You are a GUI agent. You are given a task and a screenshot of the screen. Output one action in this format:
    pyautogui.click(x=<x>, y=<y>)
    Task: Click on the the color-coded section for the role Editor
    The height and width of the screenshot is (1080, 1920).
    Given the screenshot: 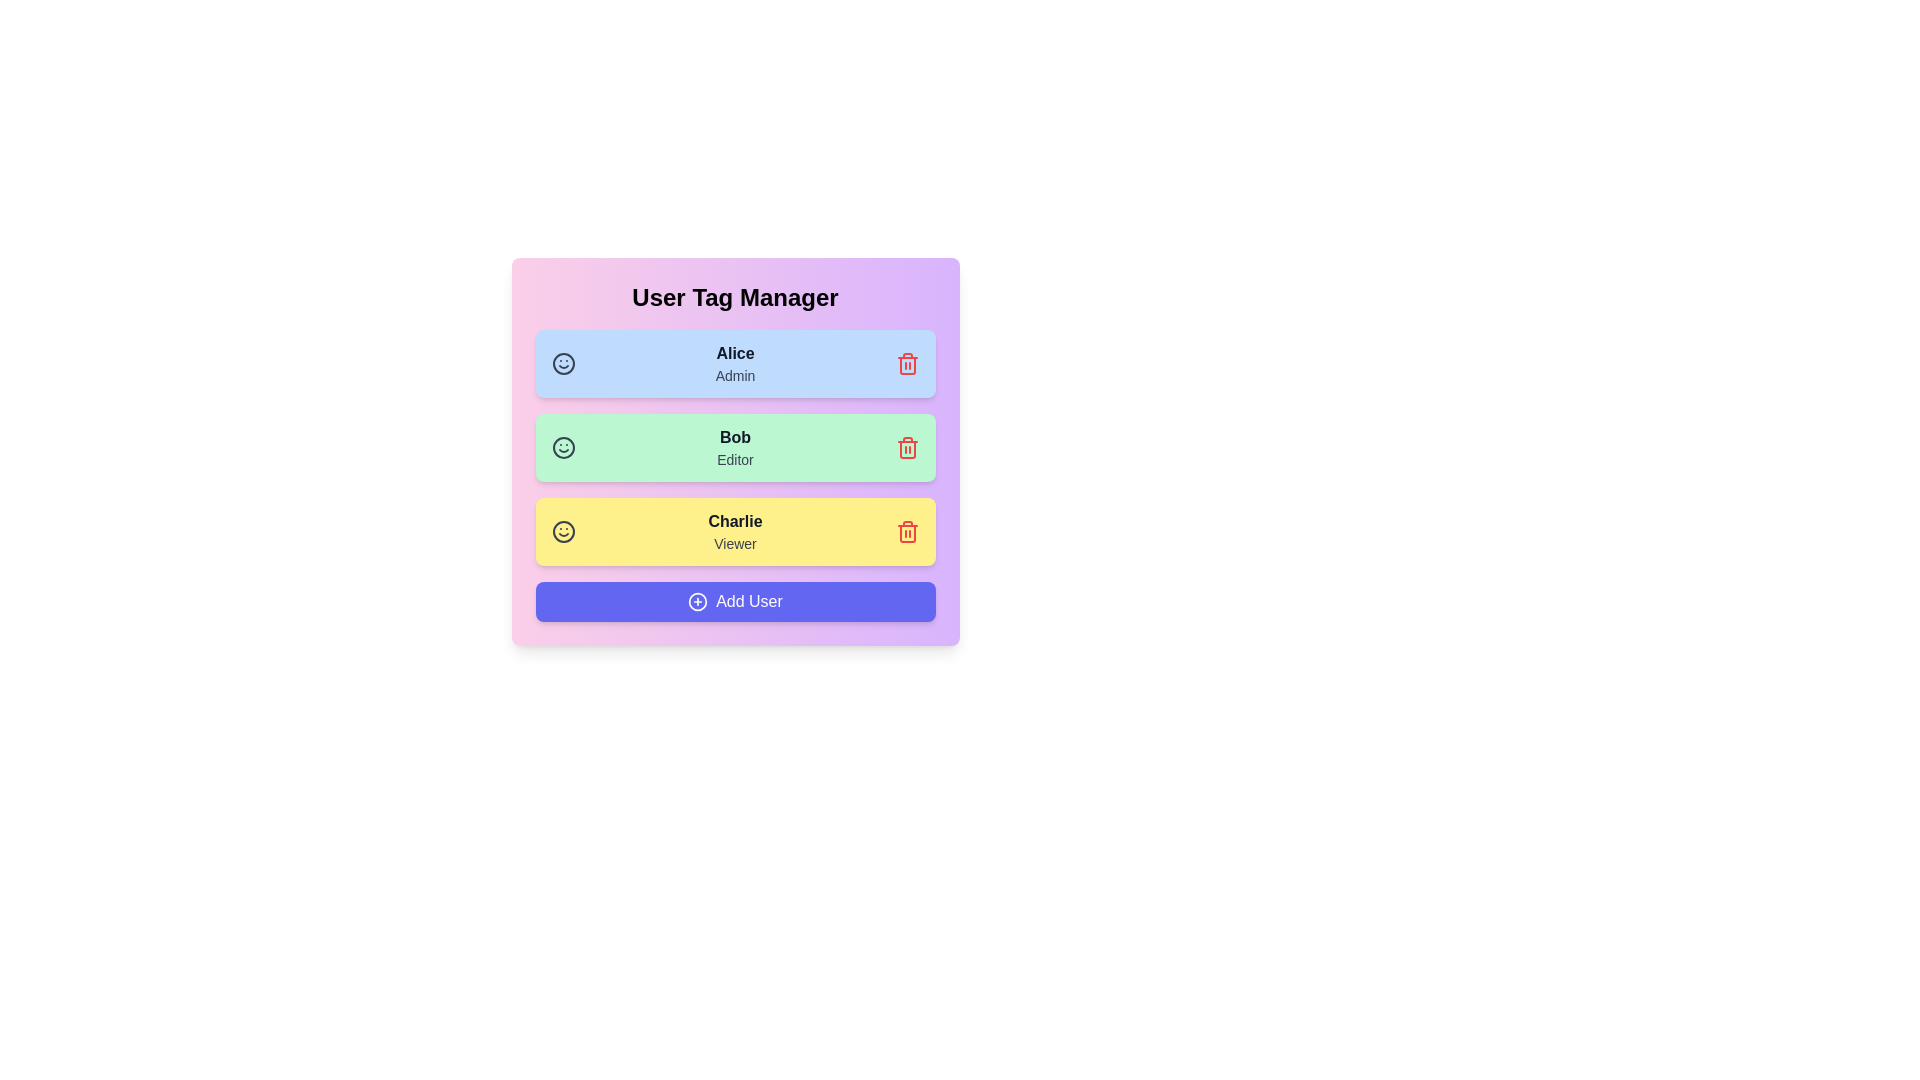 What is the action you would take?
    pyautogui.click(x=734, y=446)
    